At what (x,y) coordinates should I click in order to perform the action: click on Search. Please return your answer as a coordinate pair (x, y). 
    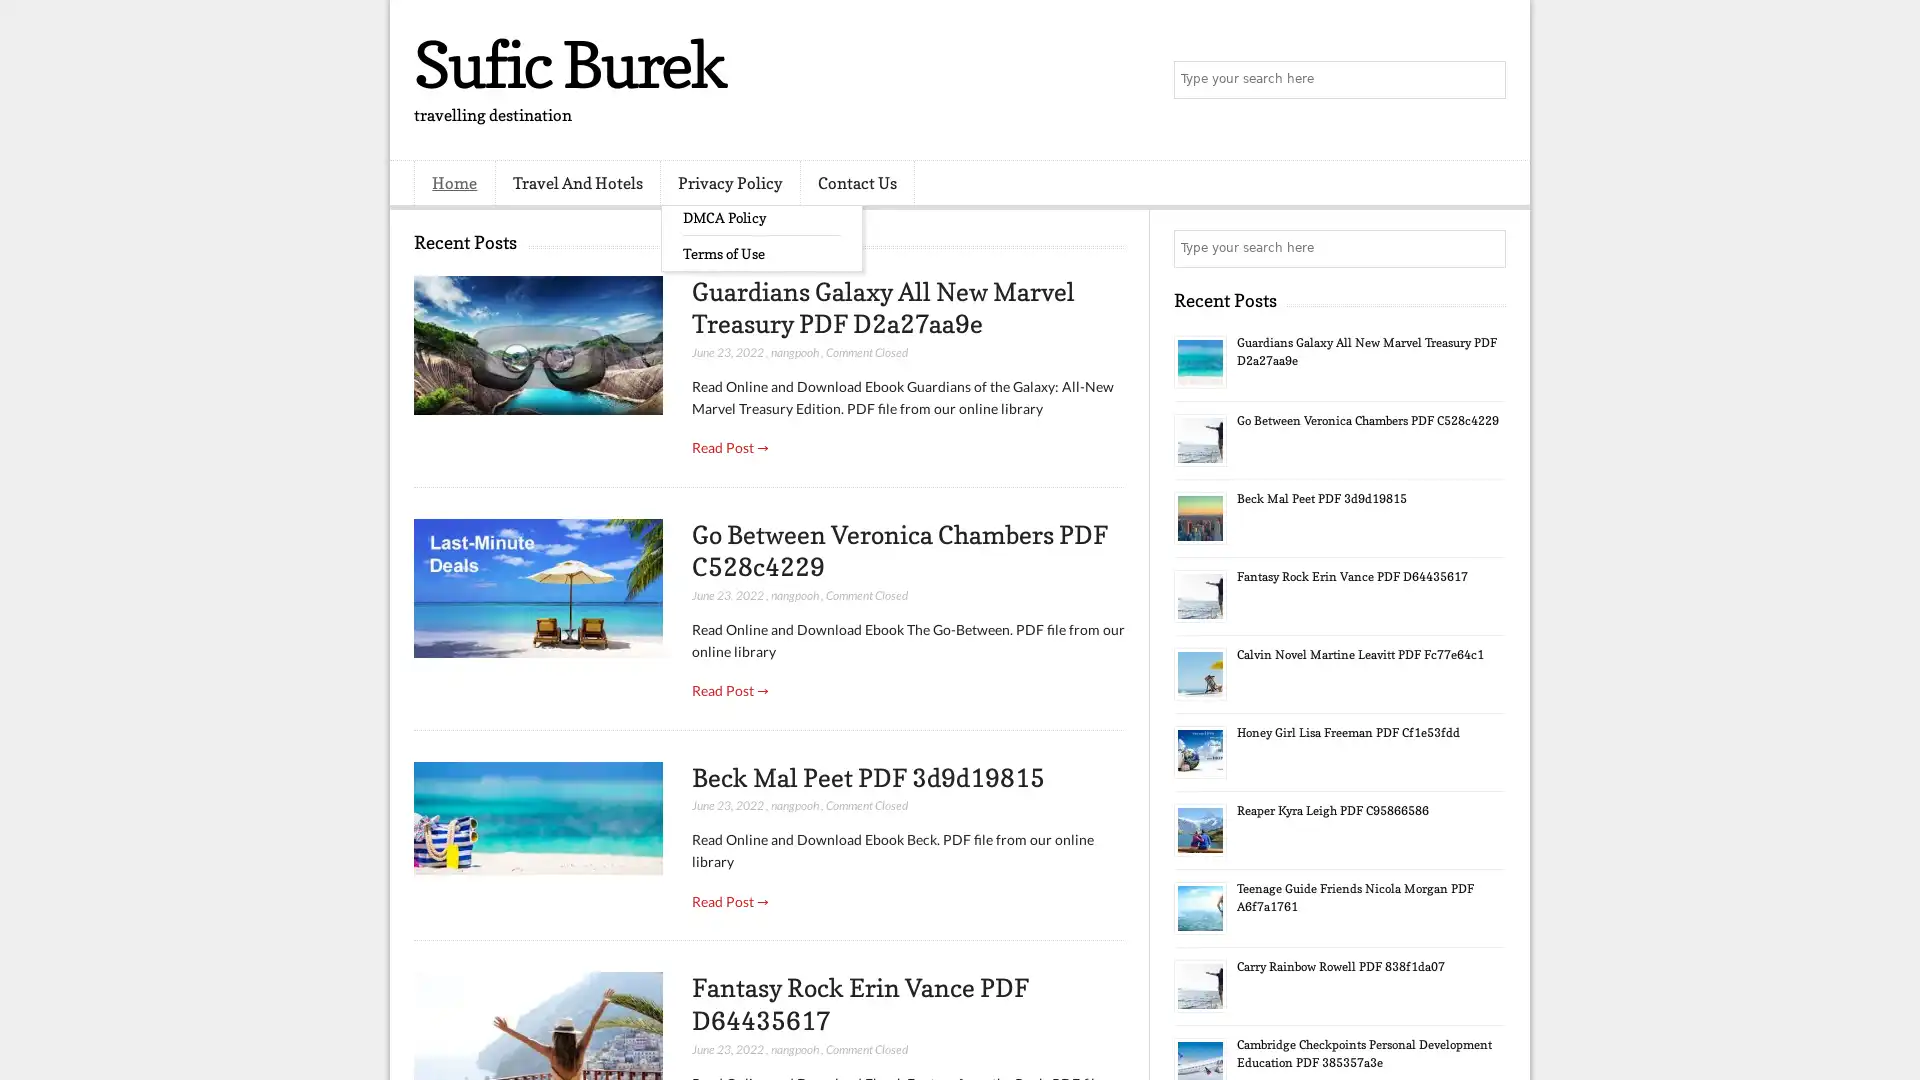
    Looking at the image, I should click on (1485, 248).